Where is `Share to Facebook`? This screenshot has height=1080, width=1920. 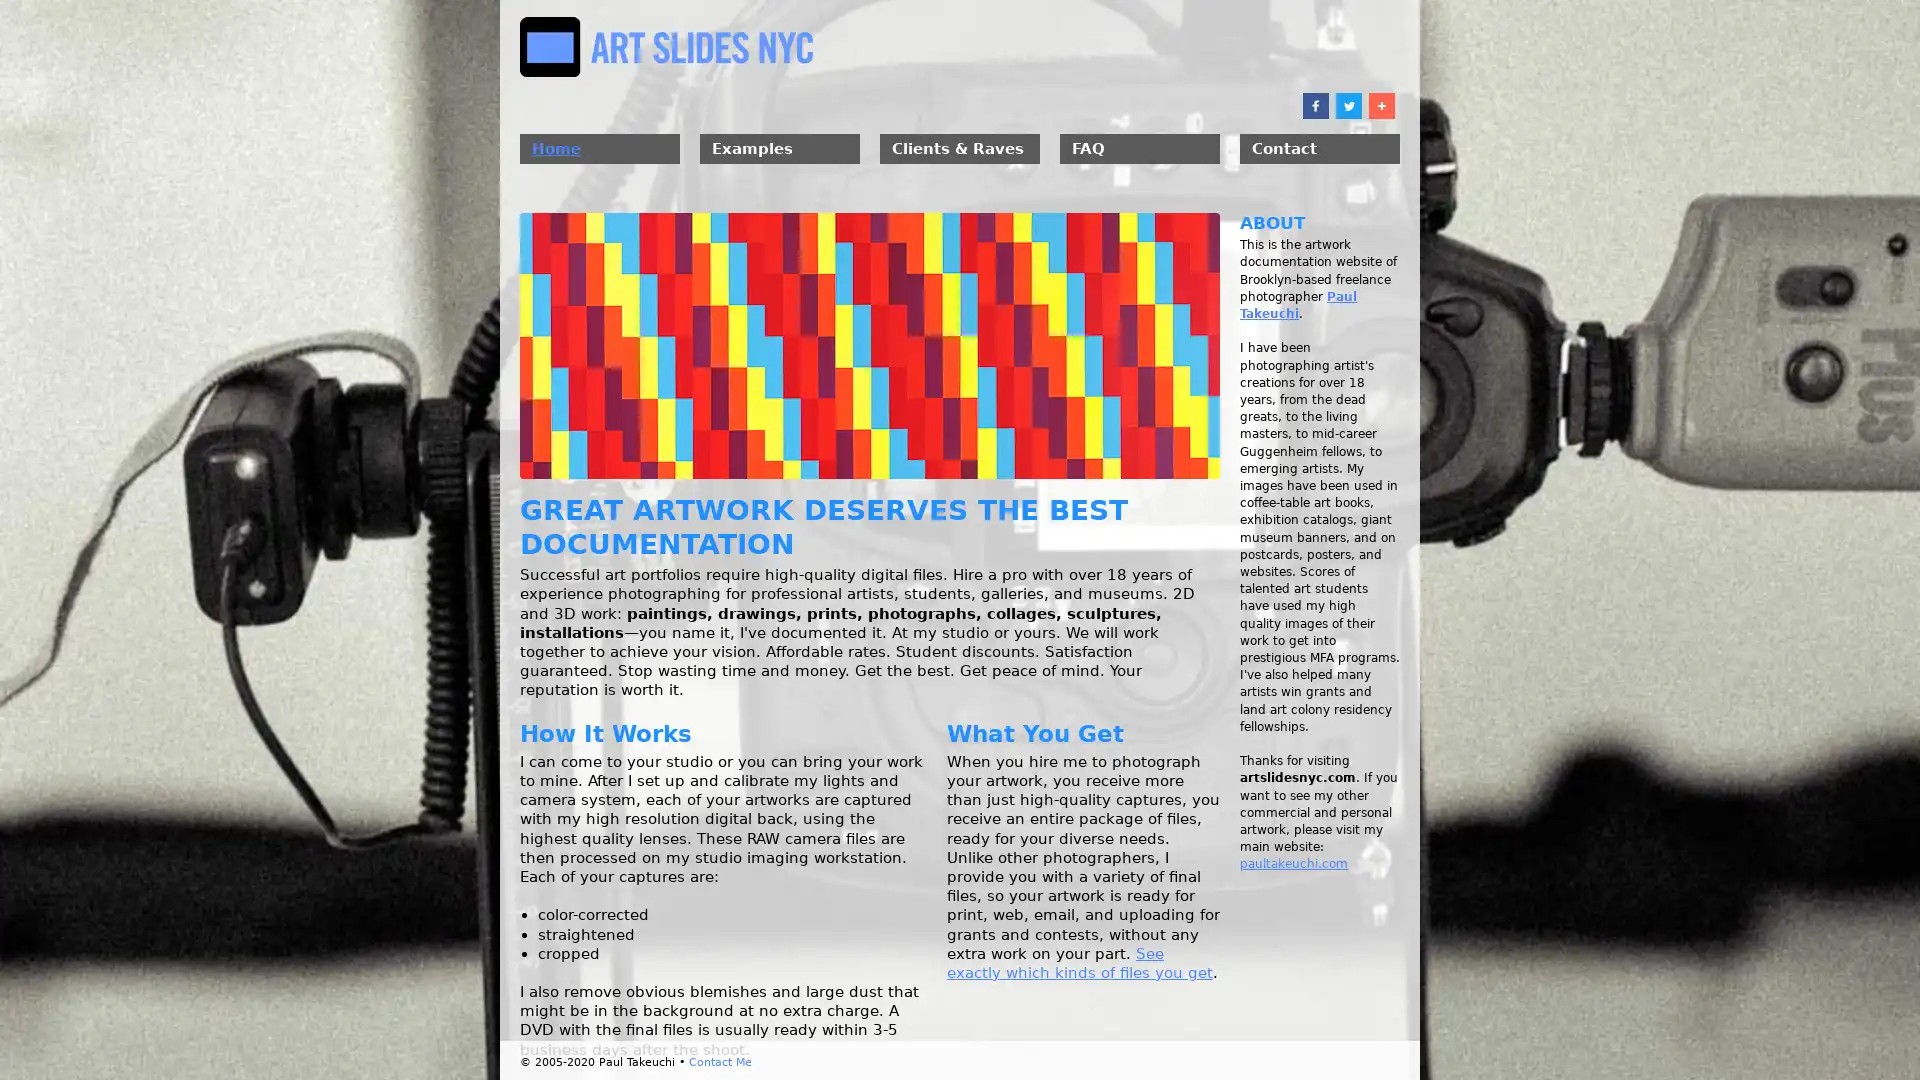
Share to Facebook is located at coordinates (1324, 104).